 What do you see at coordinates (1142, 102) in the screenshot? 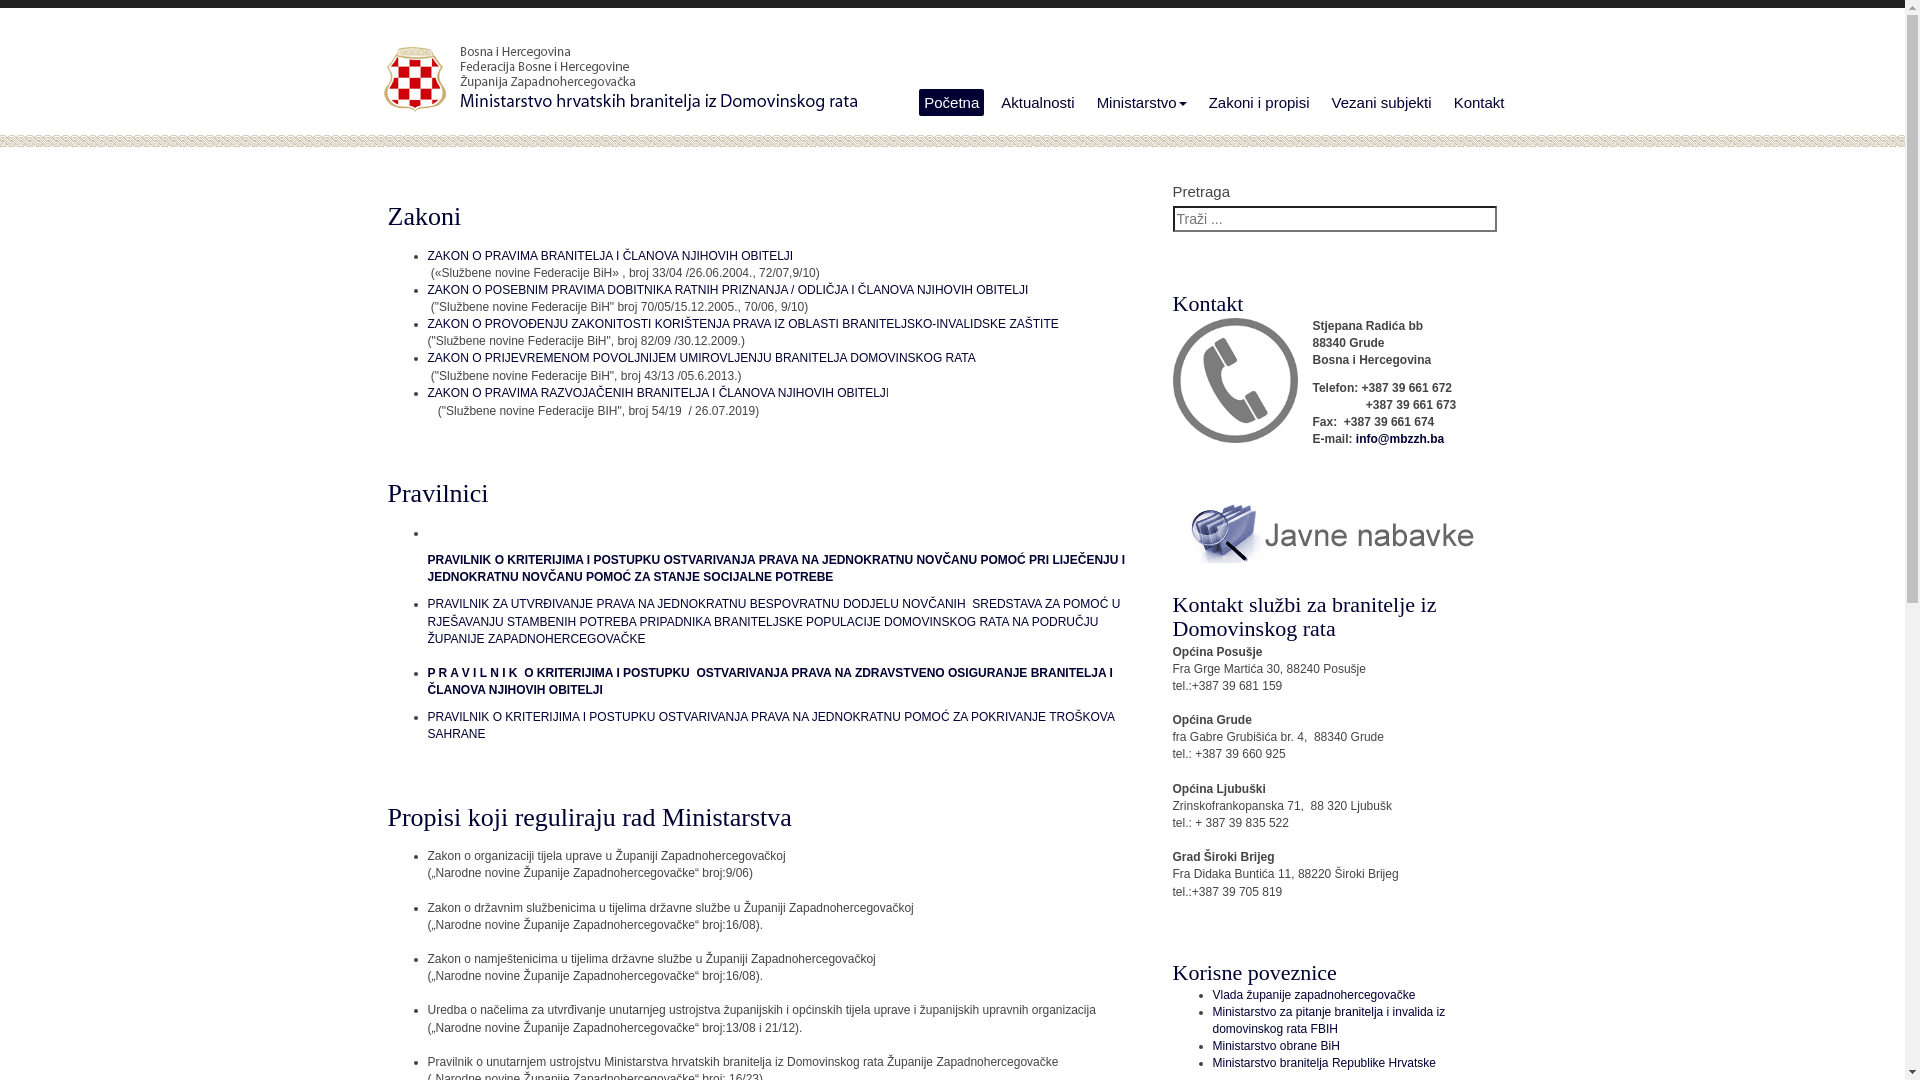
I see `'Ministarstvo'` at bounding box center [1142, 102].